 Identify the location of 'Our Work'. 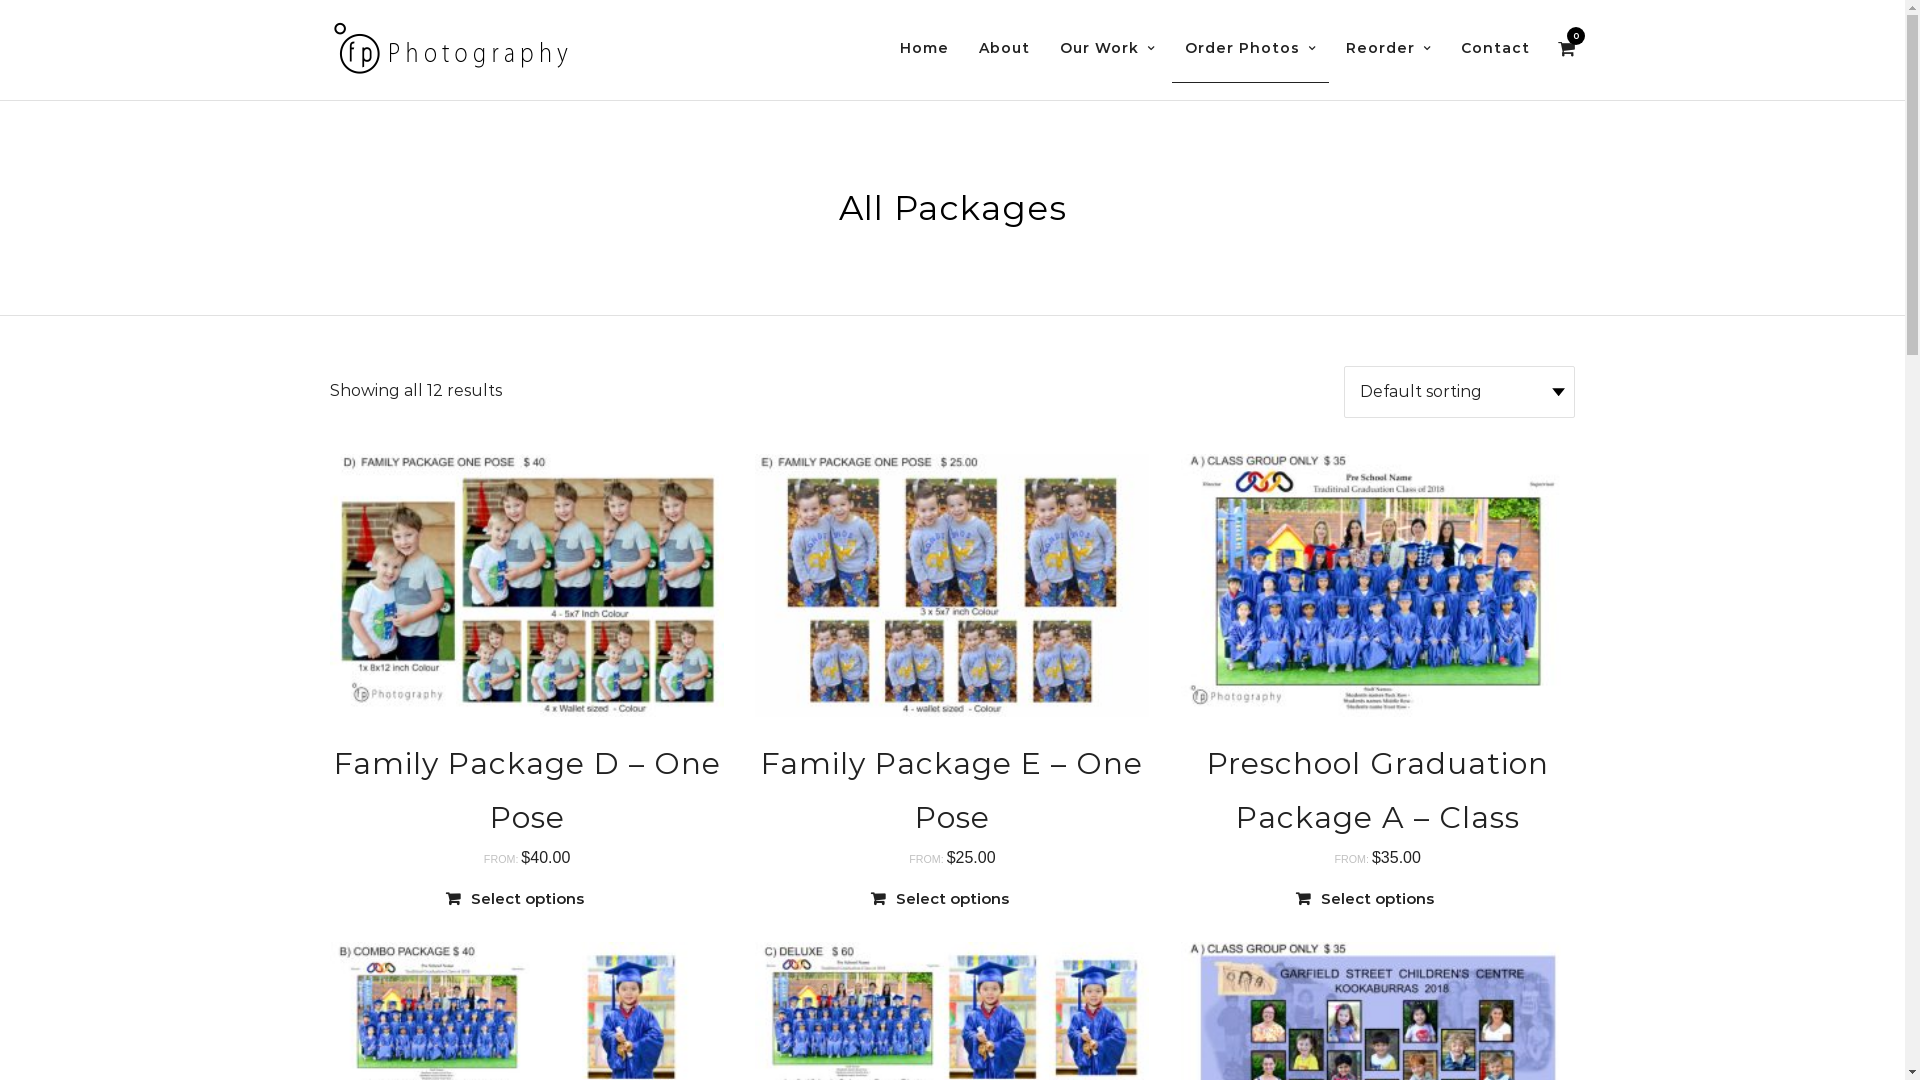
(1106, 48).